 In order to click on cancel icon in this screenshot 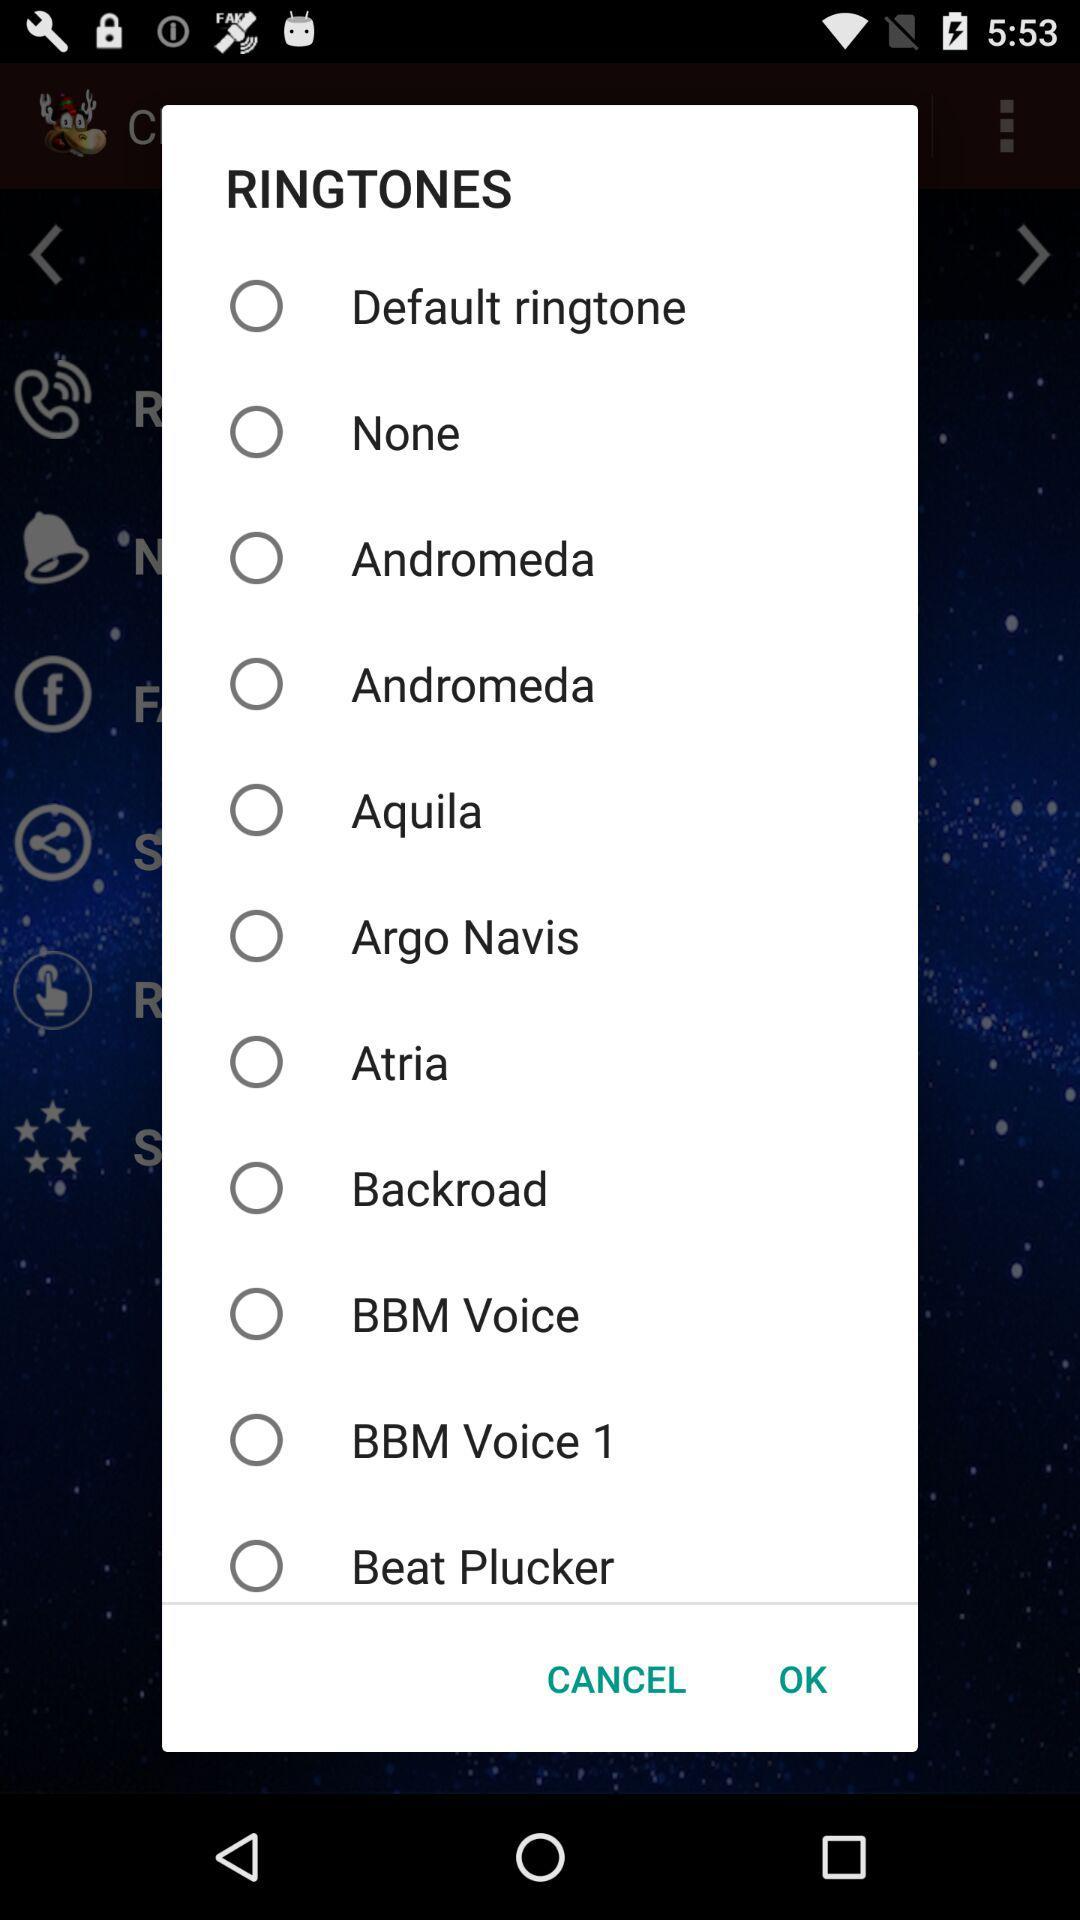, I will do `click(615, 1678)`.